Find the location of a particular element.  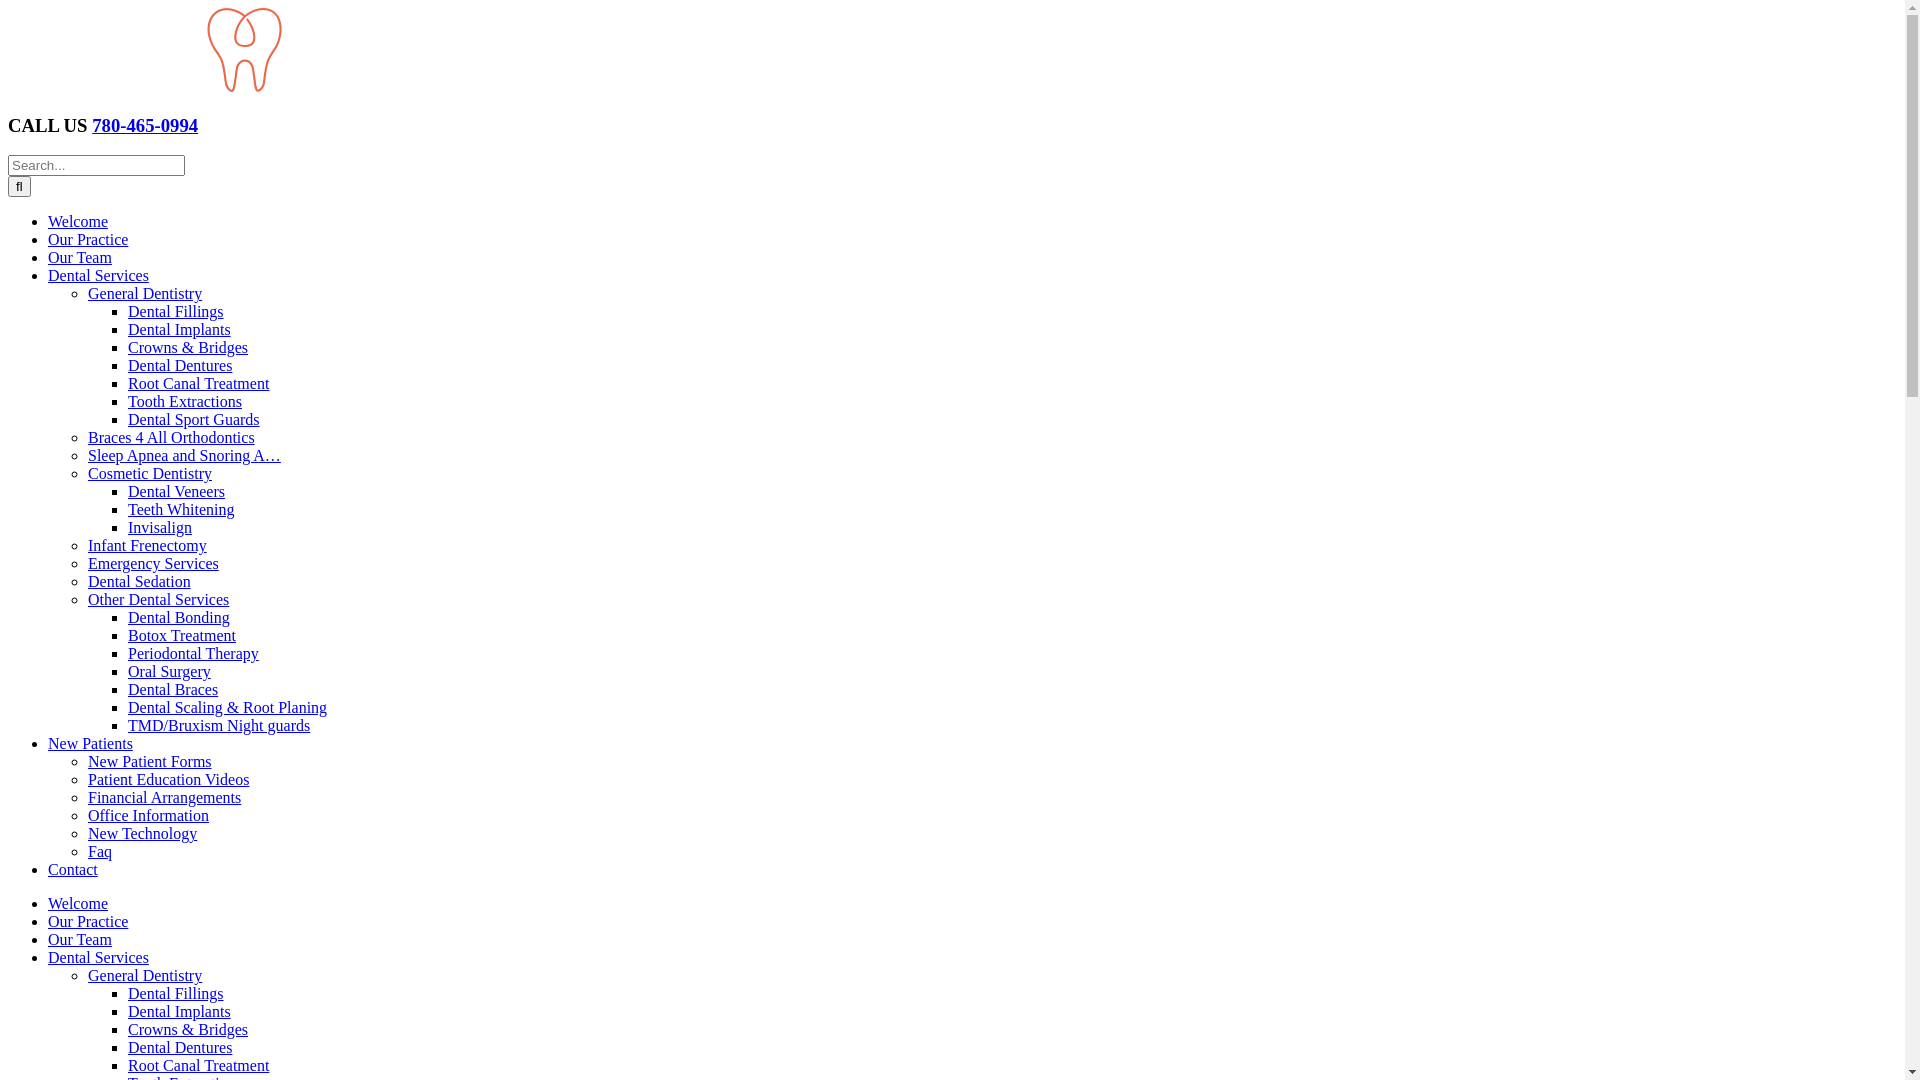

'Invisalign' is located at coordinates (158, 526).